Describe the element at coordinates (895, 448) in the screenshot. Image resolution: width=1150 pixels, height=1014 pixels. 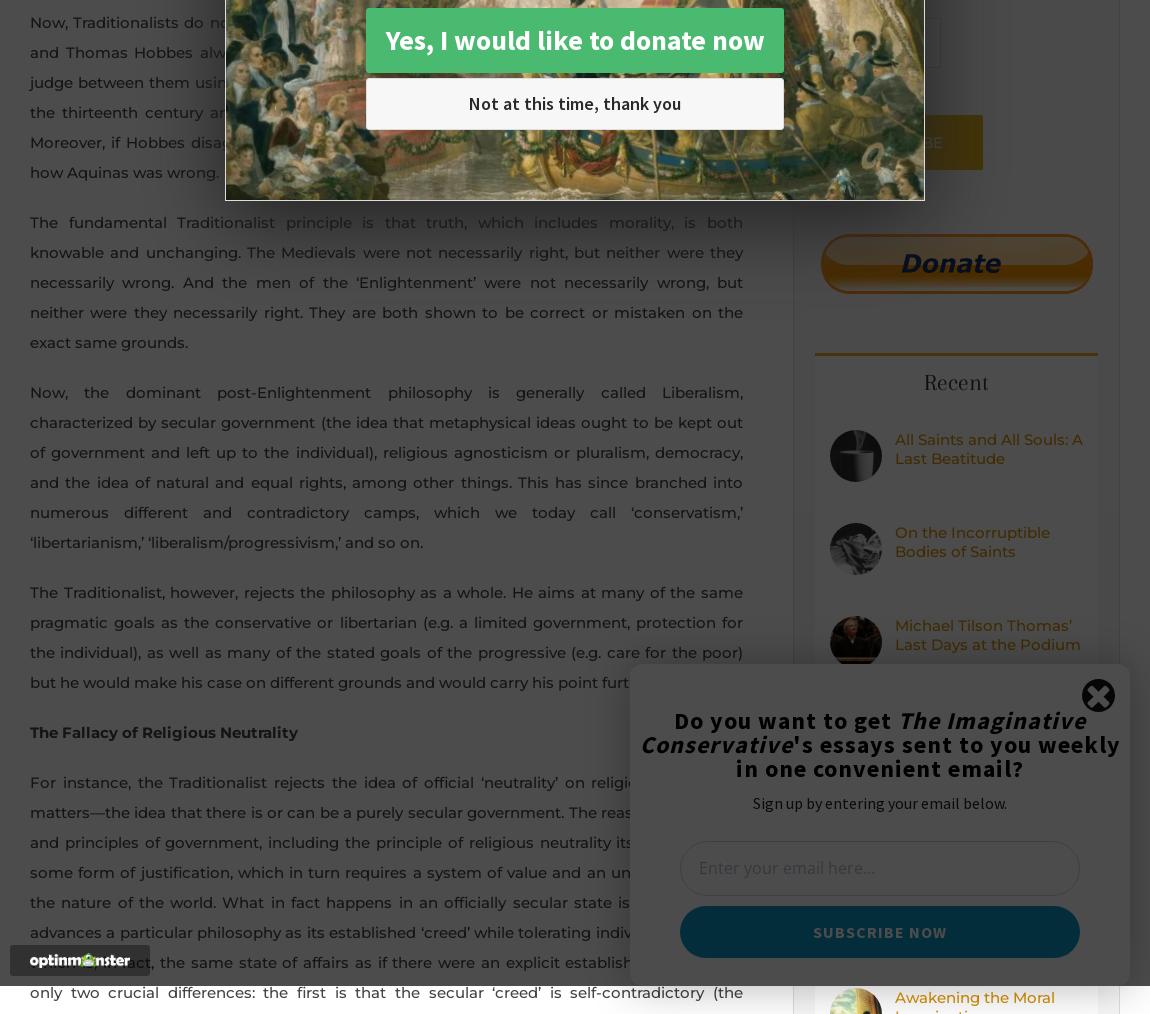
I see `'All Saints and All Souls: A Last Beatitude'` at that location.